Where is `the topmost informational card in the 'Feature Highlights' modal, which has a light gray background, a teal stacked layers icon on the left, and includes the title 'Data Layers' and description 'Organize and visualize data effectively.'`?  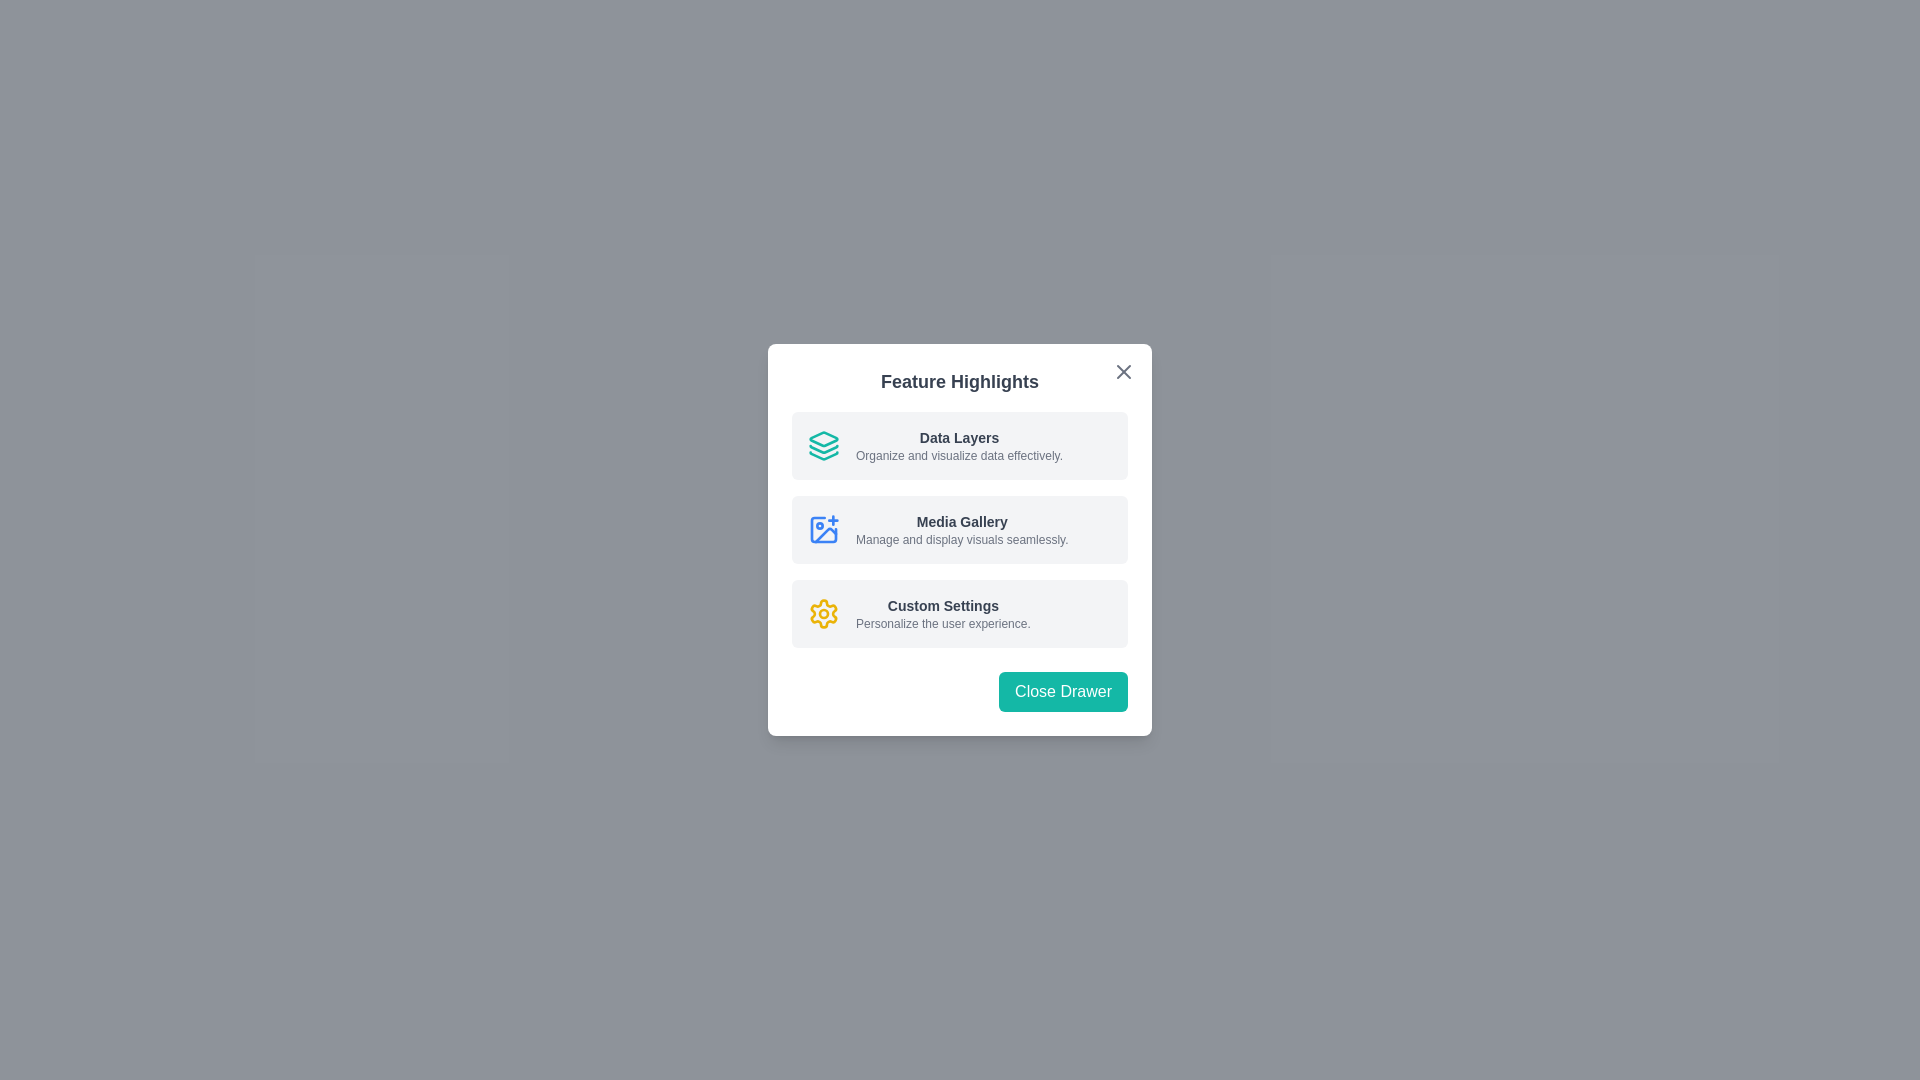 the topmost informational card in the 'Feature Highlights' modal, which has a light gray background, a teal stacked layers icon on the left, and includes the title 'Data Layers' and description 'Organize and visualize data effectively.' is located at coordinates (960, 445).